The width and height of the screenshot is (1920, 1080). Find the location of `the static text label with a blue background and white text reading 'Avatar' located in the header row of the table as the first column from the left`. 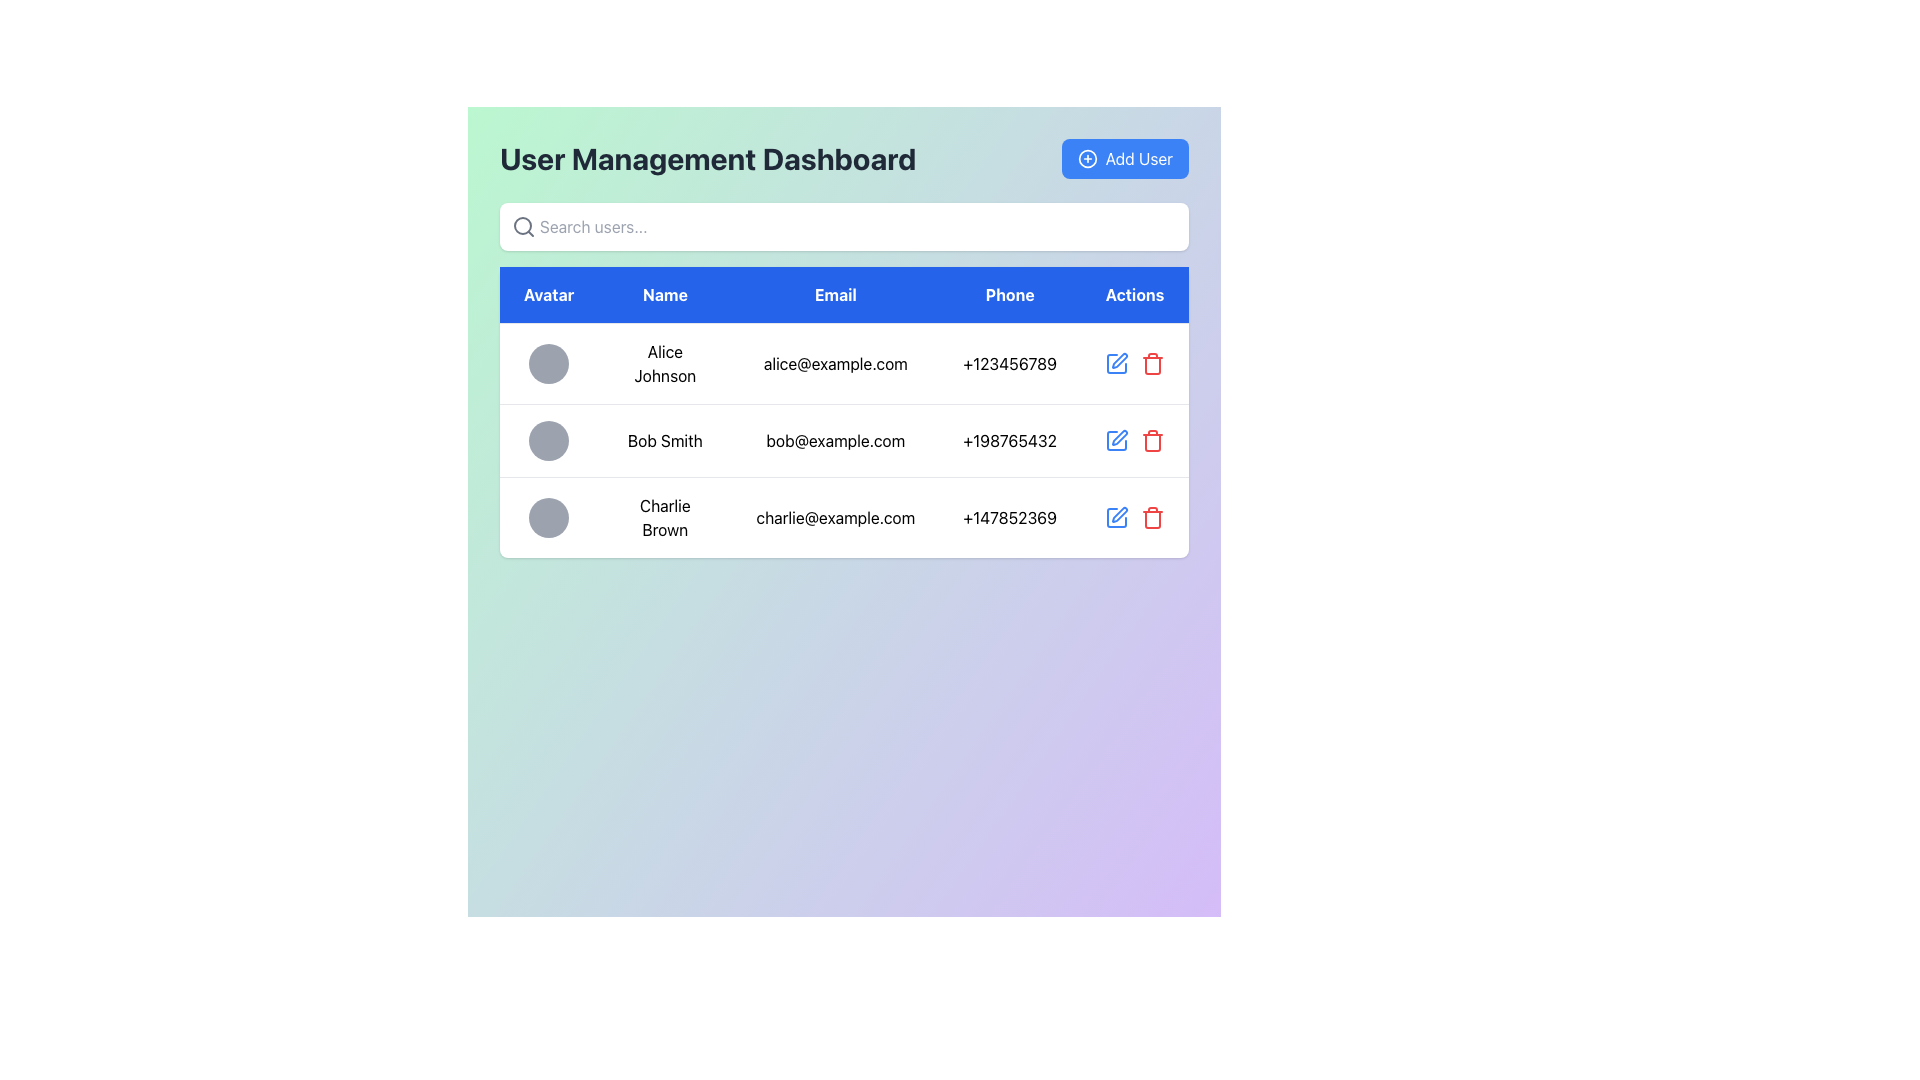

the static text label with a blue background and white text reading 'Avatar' located in the header row of the table as the first column from the left is located at coordinates (549, 295).